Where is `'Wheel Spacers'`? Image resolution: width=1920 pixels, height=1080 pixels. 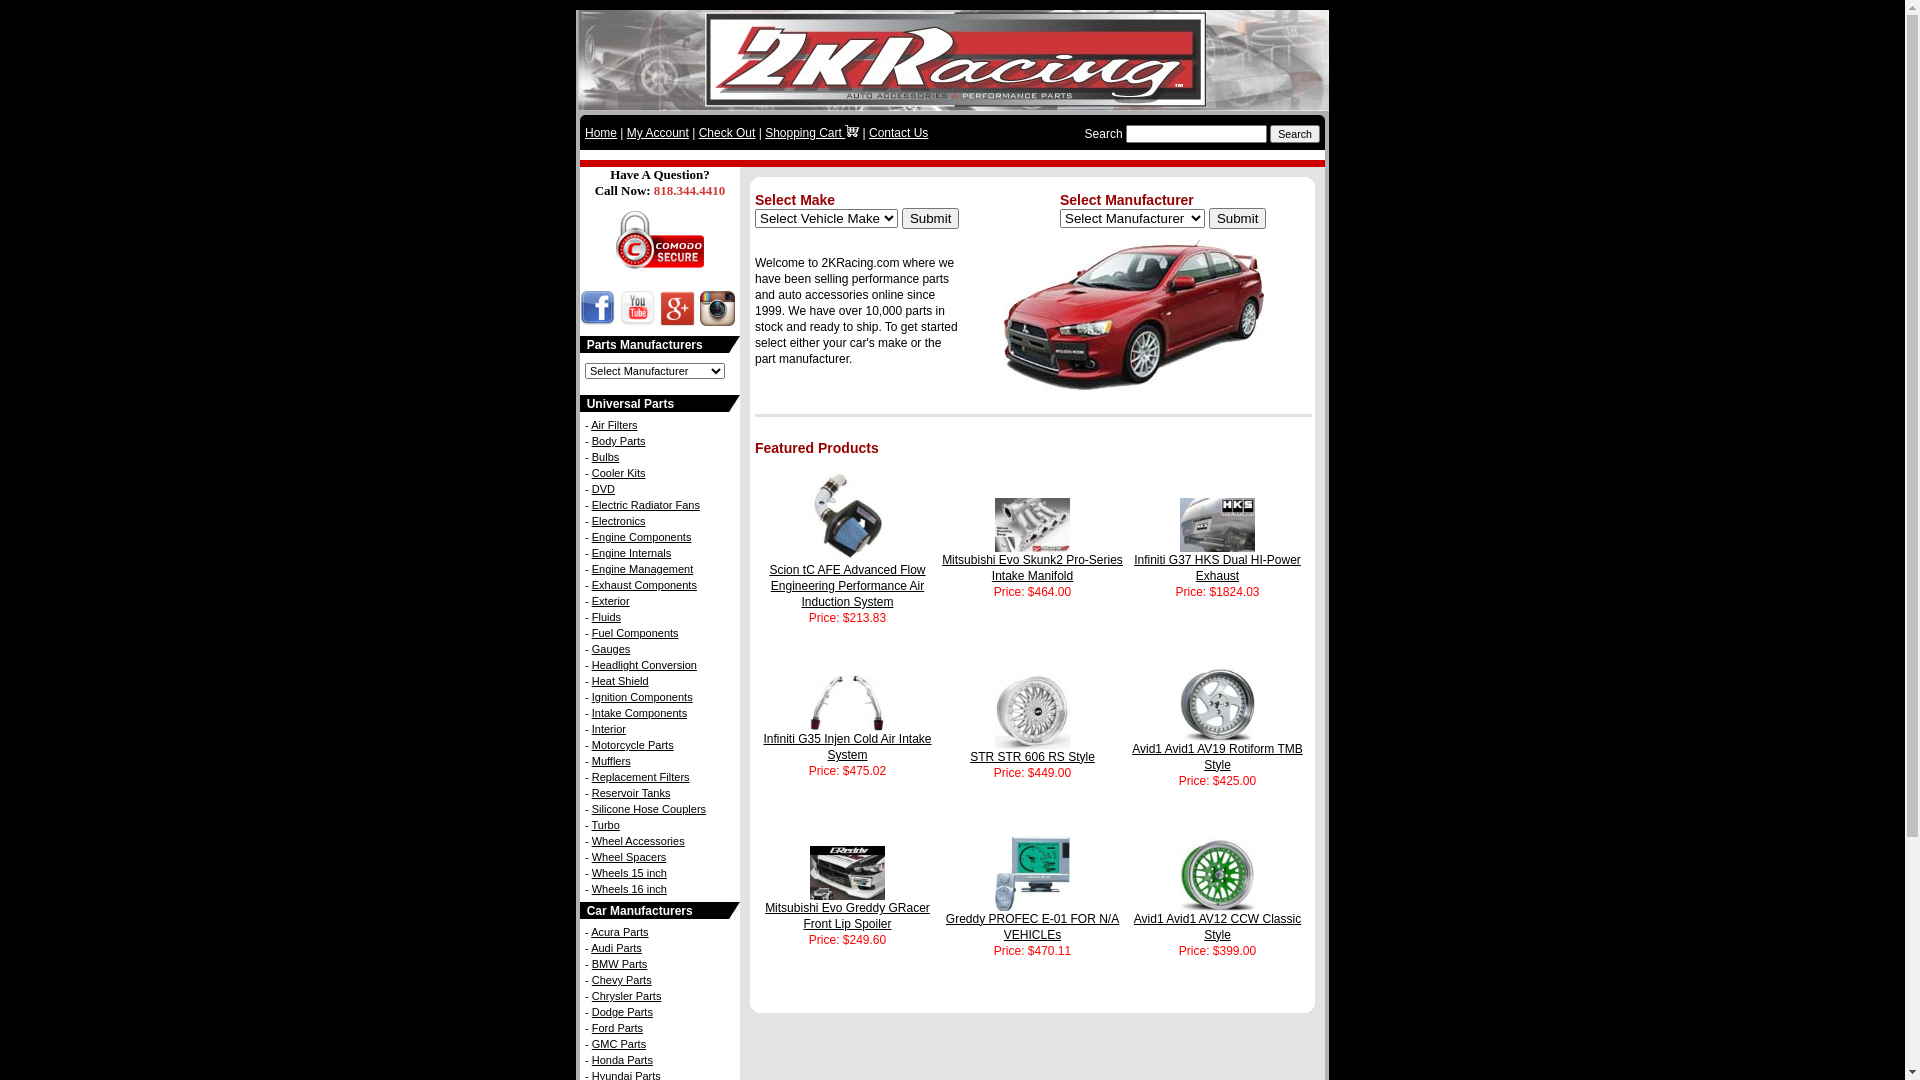 'Wheel Spacers' is located at coordinates (590, 855).